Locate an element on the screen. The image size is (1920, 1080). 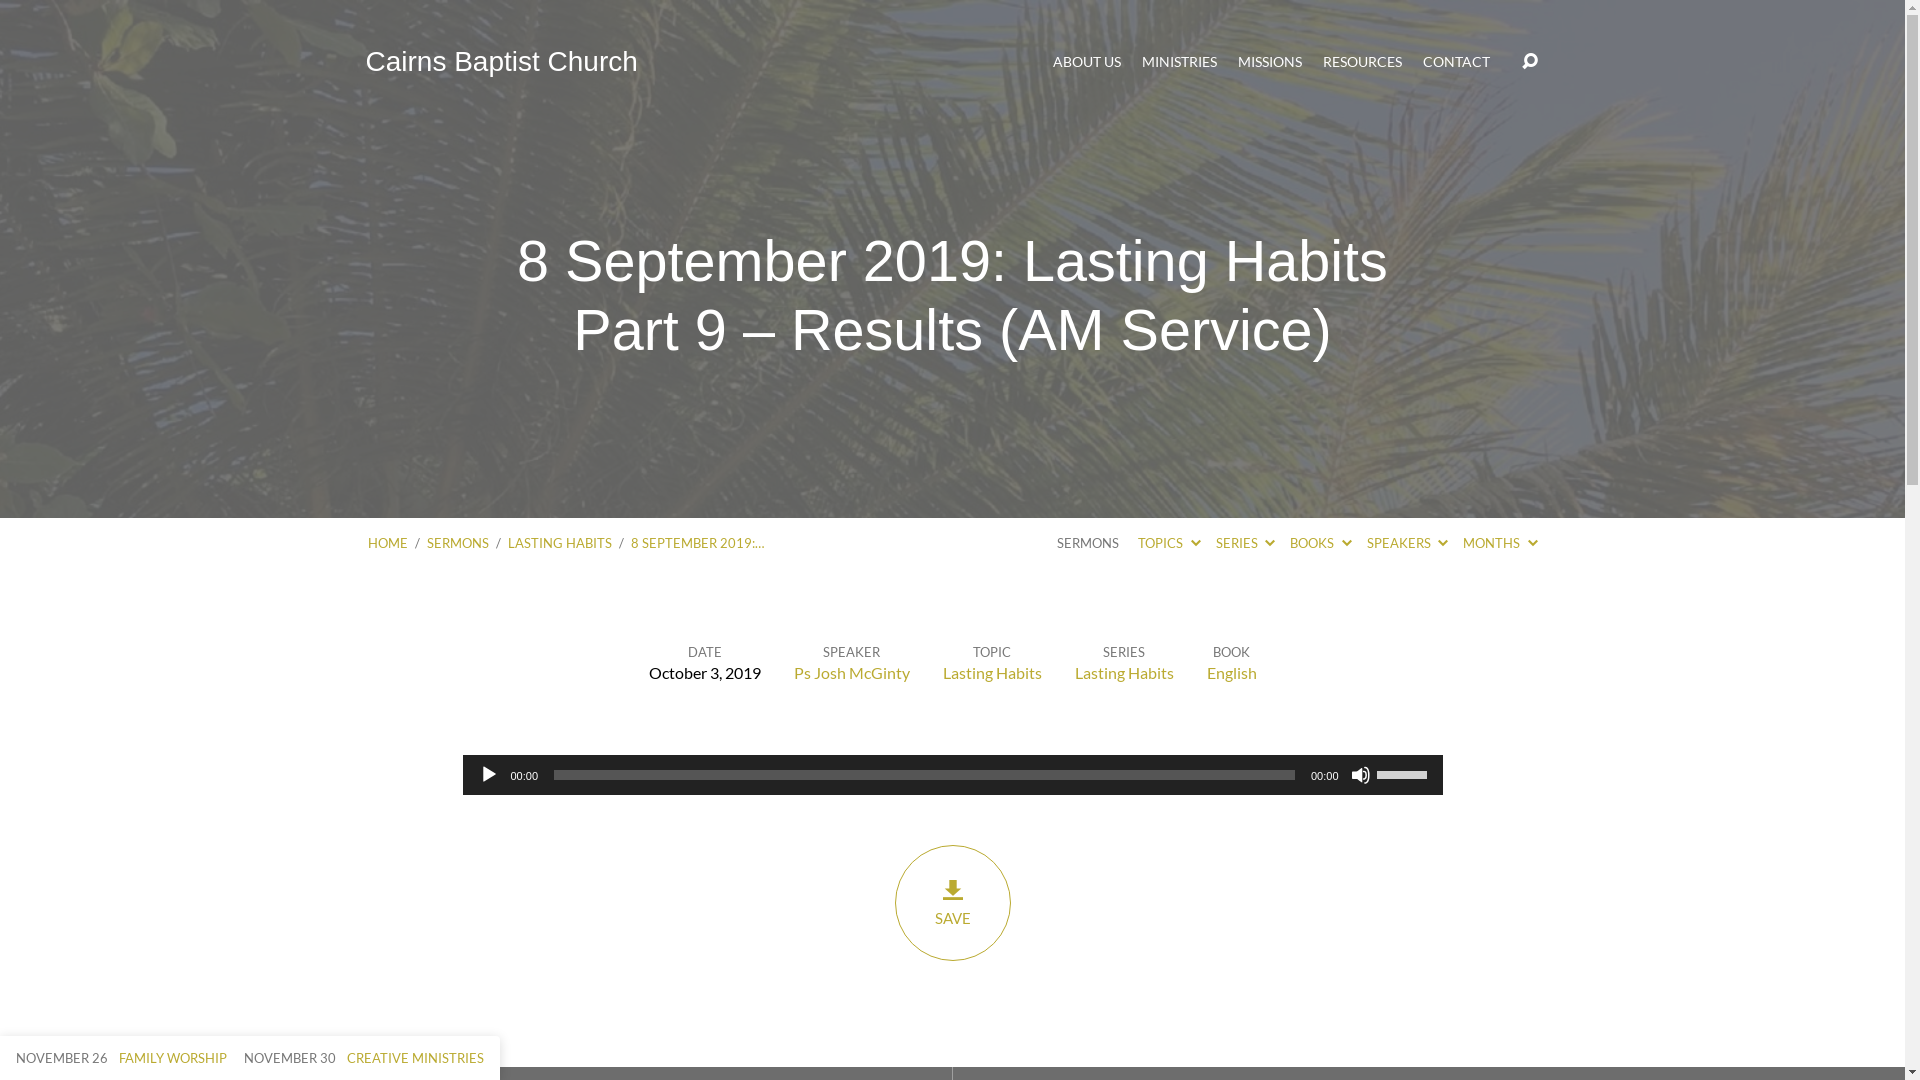
'SERIES' is located at coordinates (1244, 543).